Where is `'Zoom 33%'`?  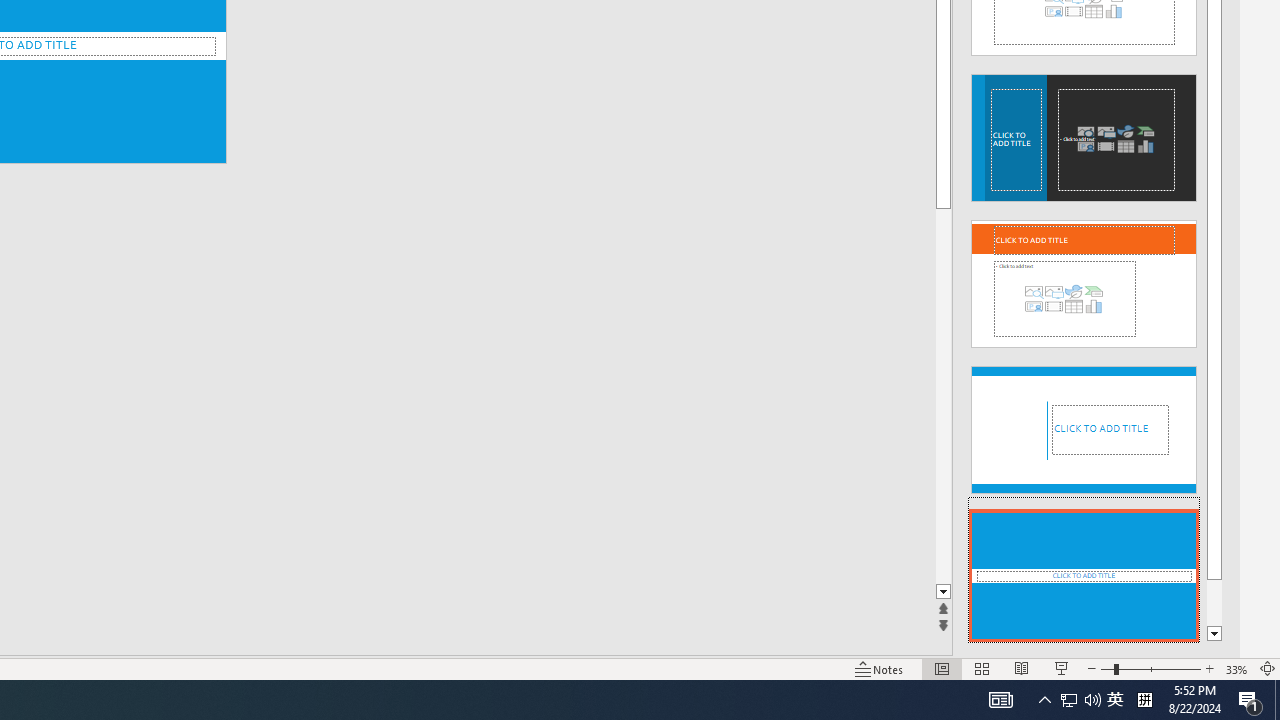 'Zoom 33%' is located at coordinates (1236, 669).